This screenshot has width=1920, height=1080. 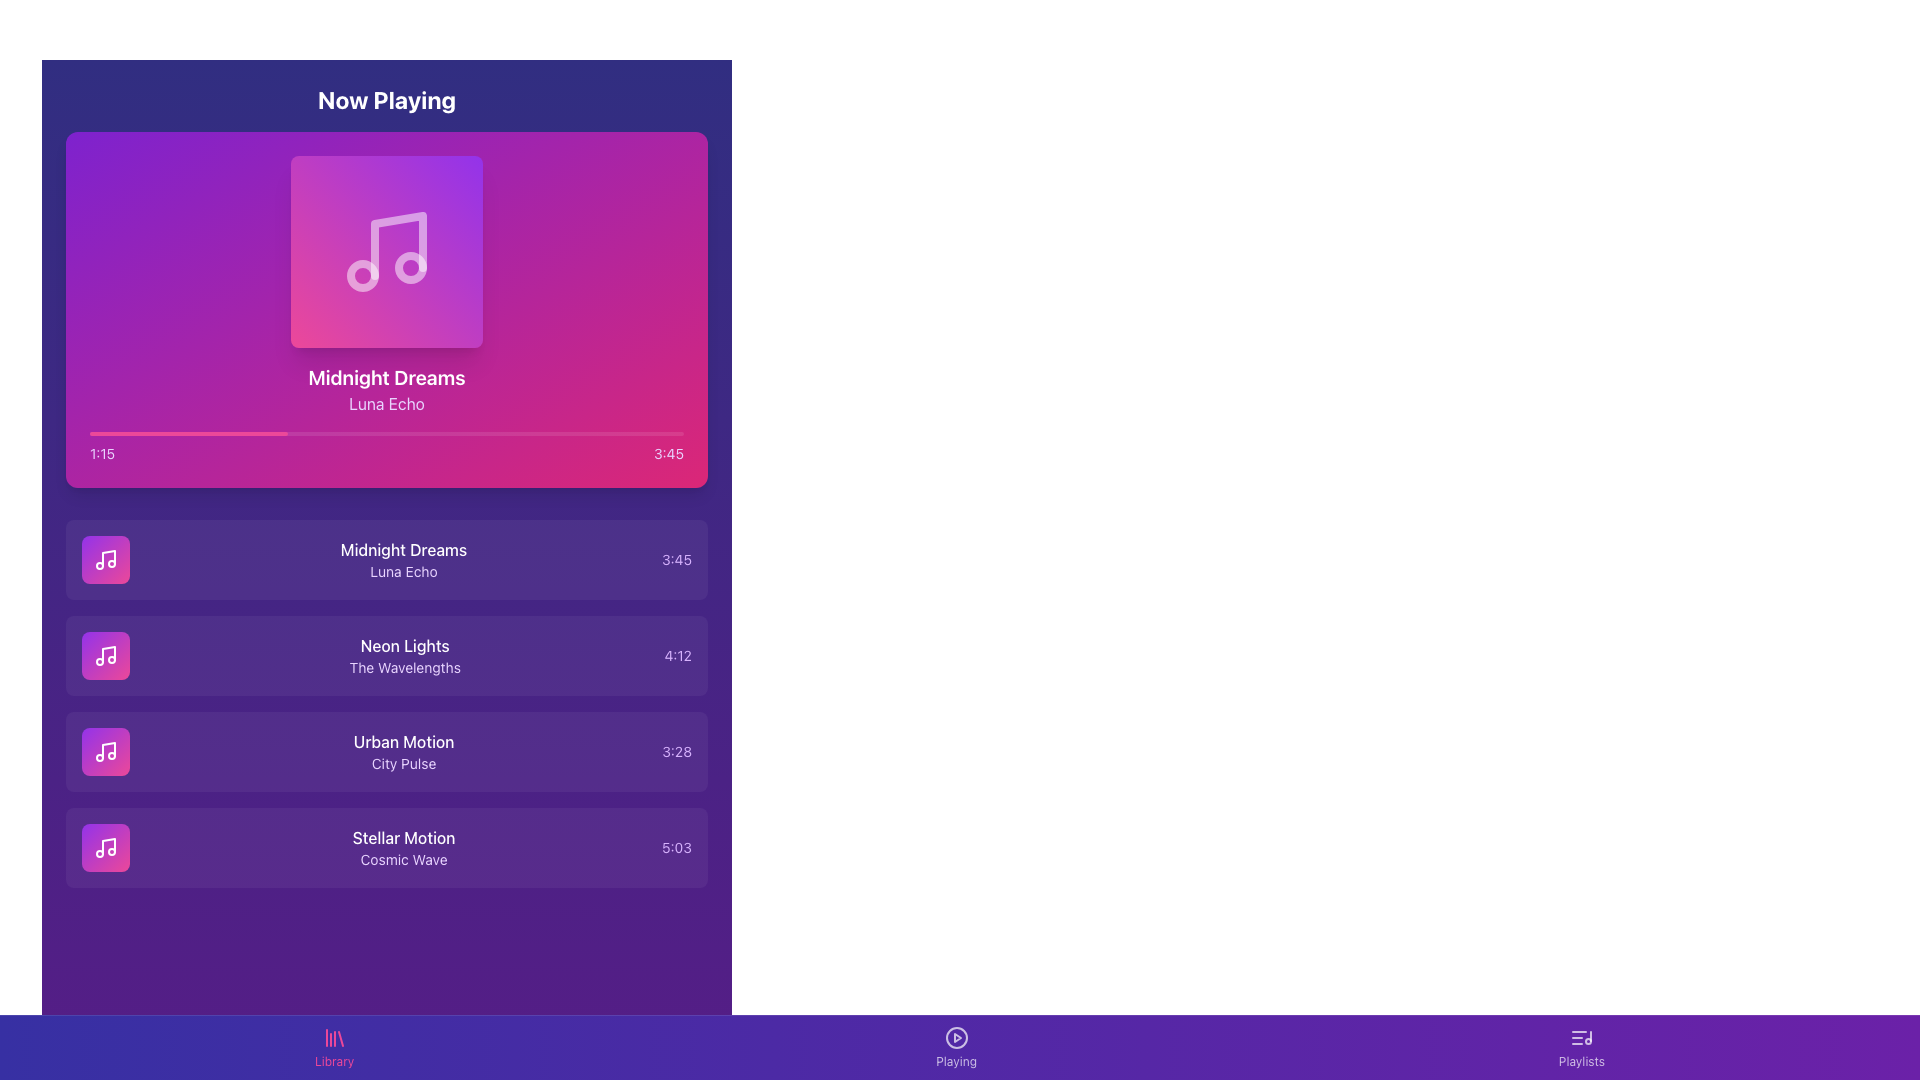 What do you see at coordinates (208, 433) in the screenshot?
I see `the slider` at bounding box center [208, 433].